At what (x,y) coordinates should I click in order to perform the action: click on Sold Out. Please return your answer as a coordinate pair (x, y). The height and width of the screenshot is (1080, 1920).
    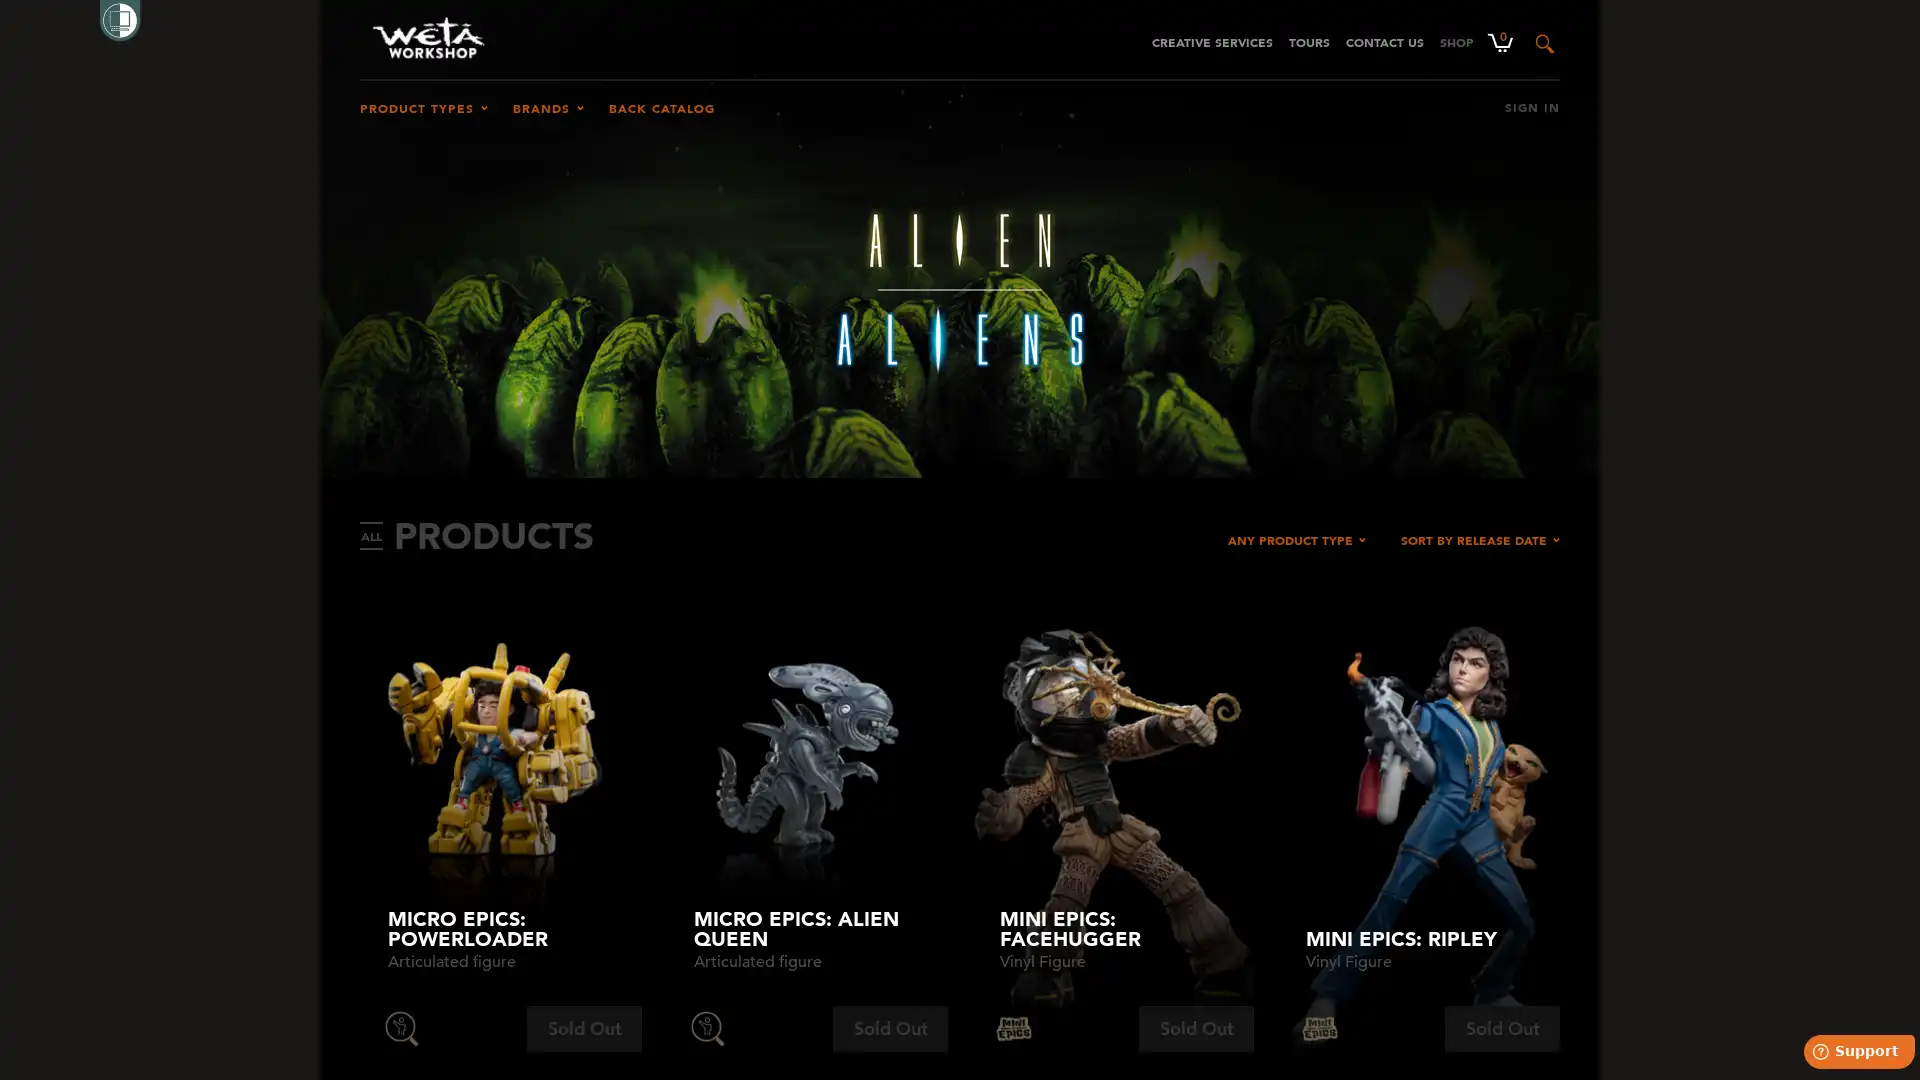
    Looking at the image, I should click on (583, 1029).